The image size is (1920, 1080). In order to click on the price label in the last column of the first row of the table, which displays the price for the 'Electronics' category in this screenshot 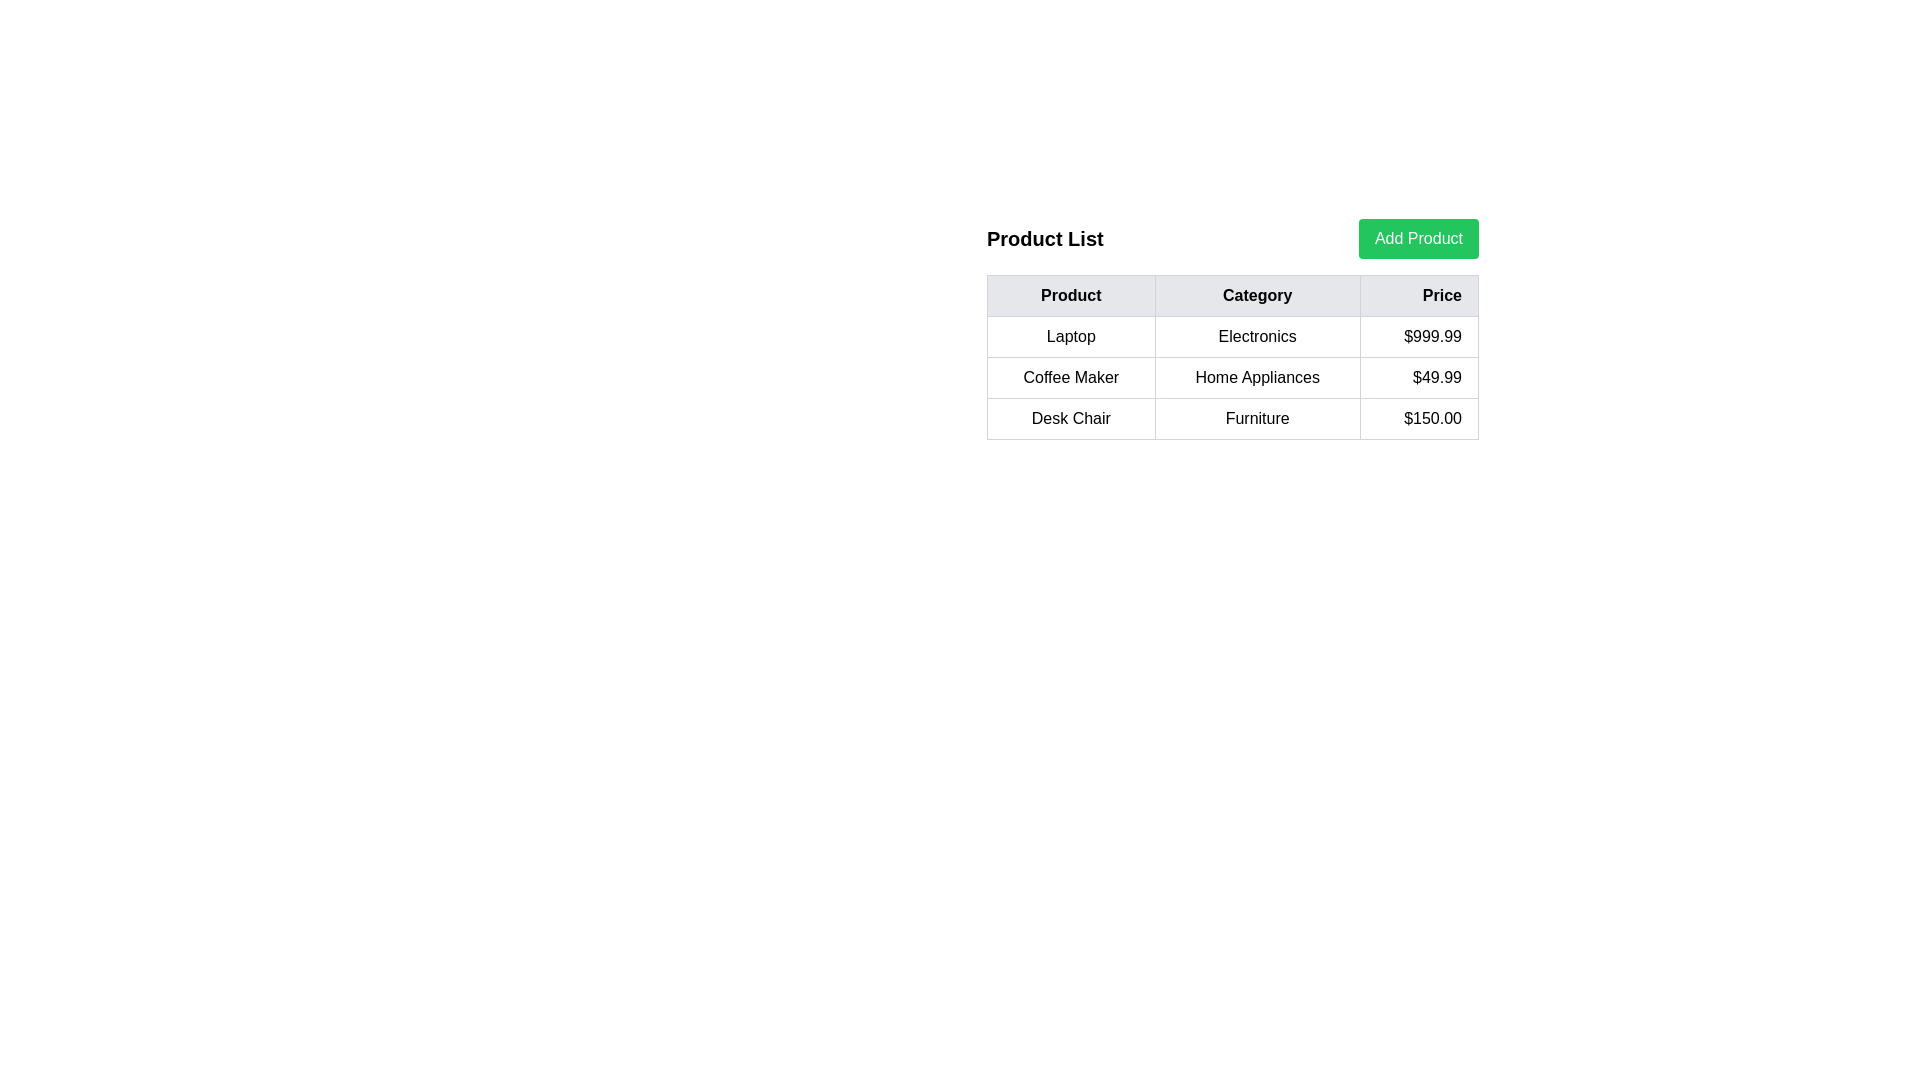, I will do `click(1418, 335)`.